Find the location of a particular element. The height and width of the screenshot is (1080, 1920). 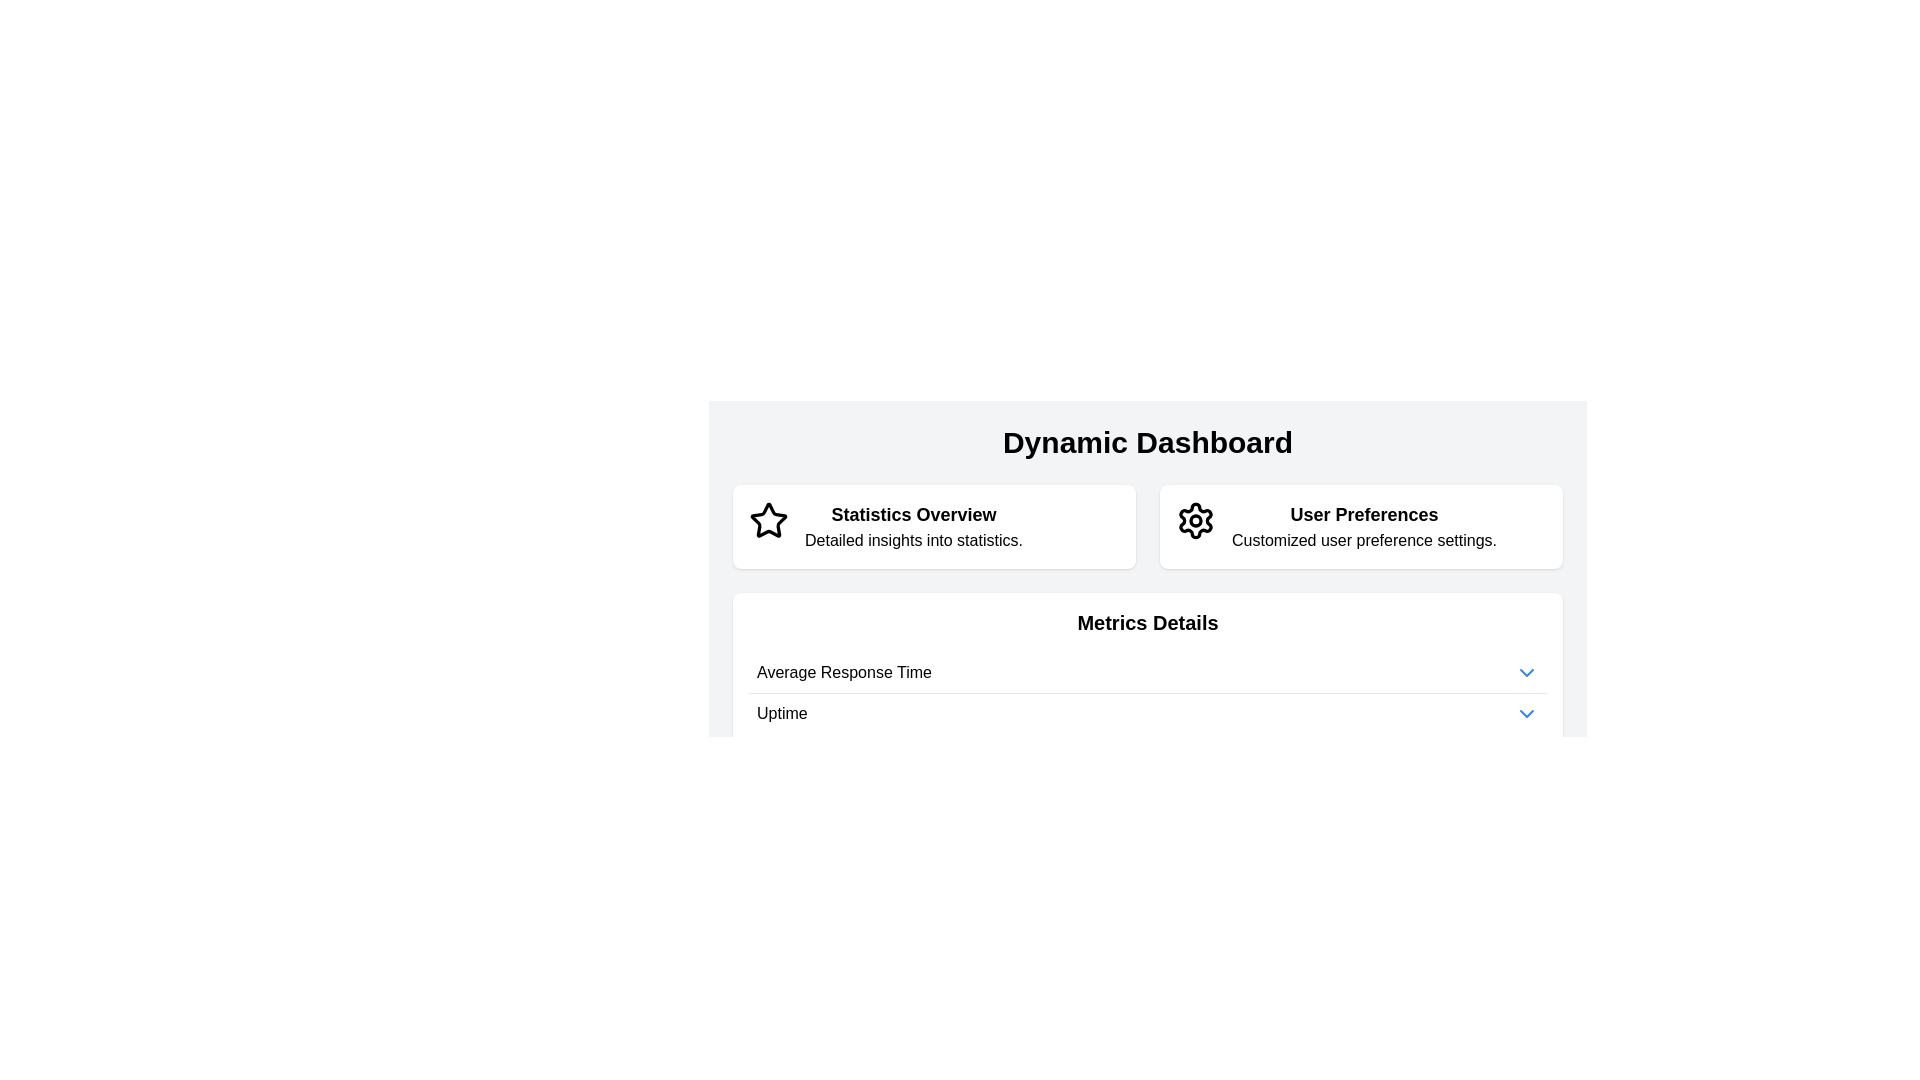

the blue downward arrow icon (chevron) styled as a dropdown toggle located next to the text 'Uptime' is located at coordinates (1525, 712).